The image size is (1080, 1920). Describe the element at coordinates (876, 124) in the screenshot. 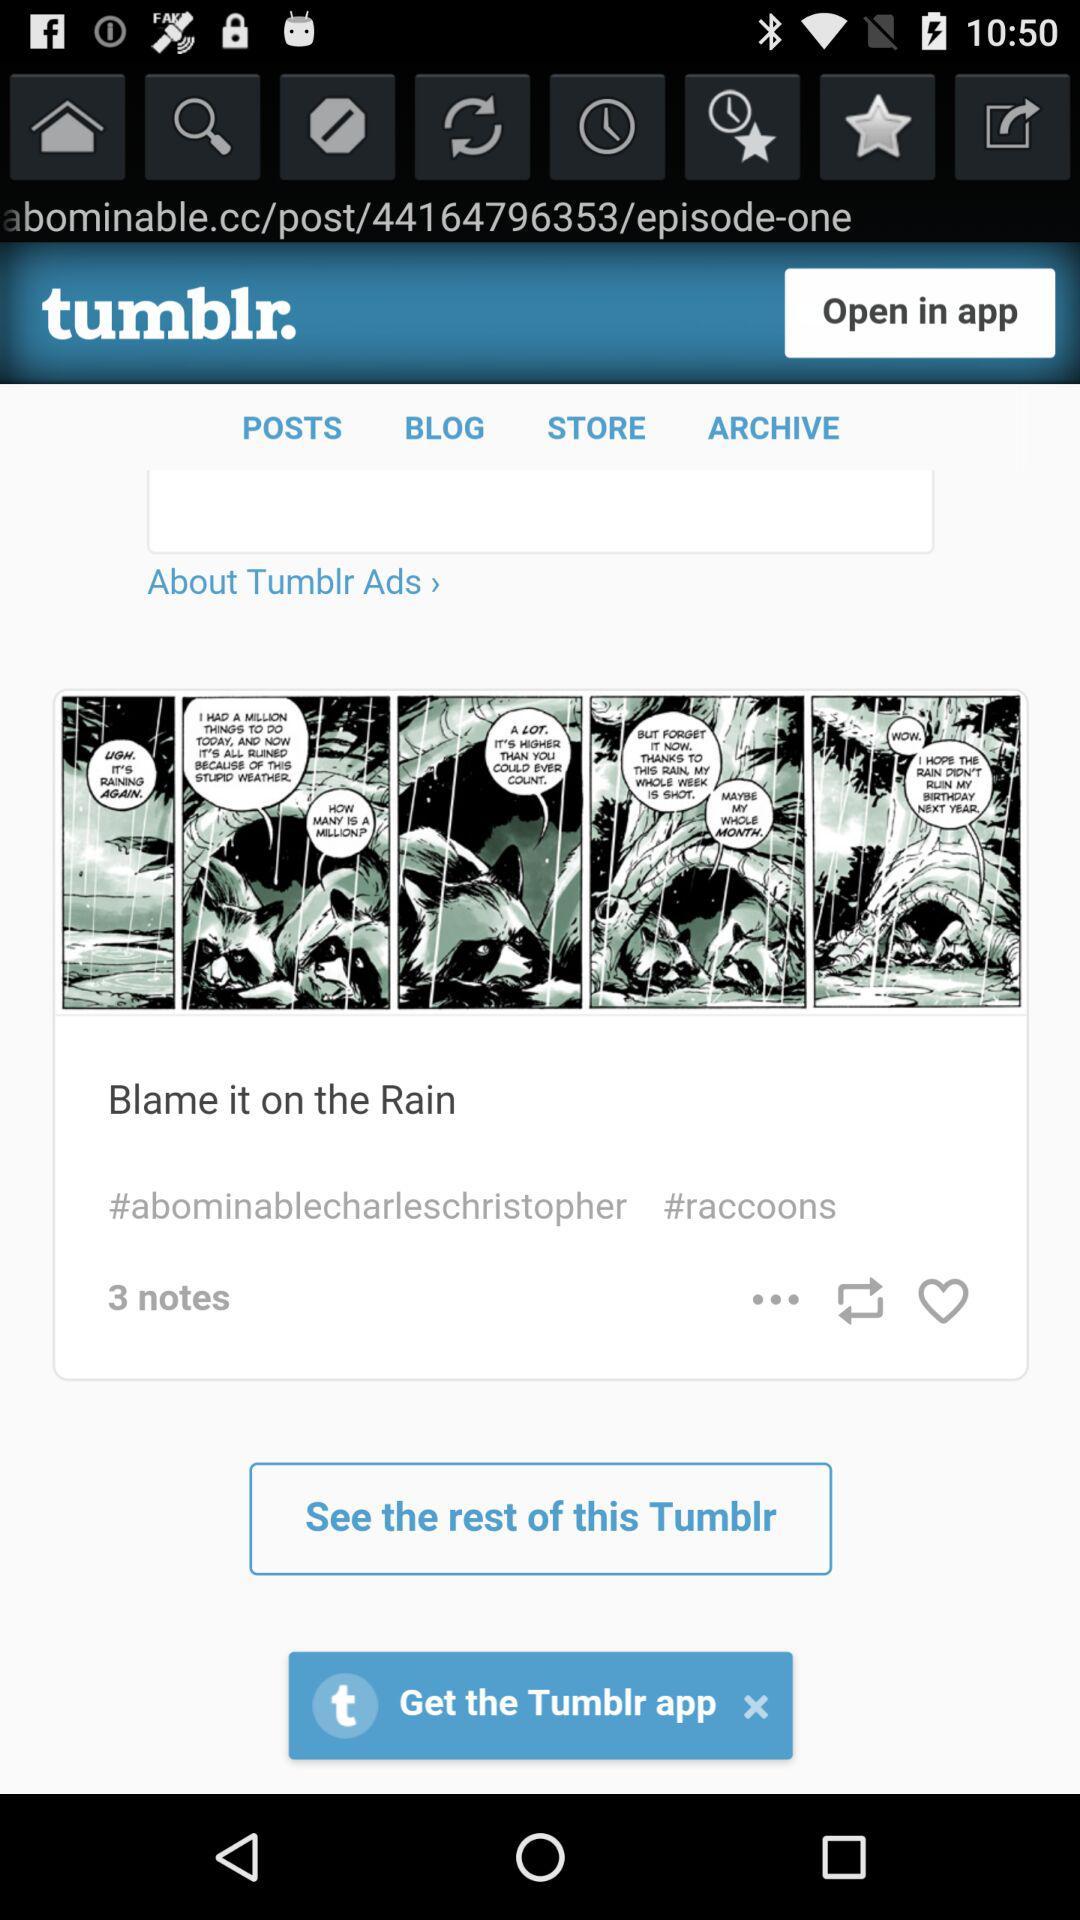

I see `favorites` at that location.